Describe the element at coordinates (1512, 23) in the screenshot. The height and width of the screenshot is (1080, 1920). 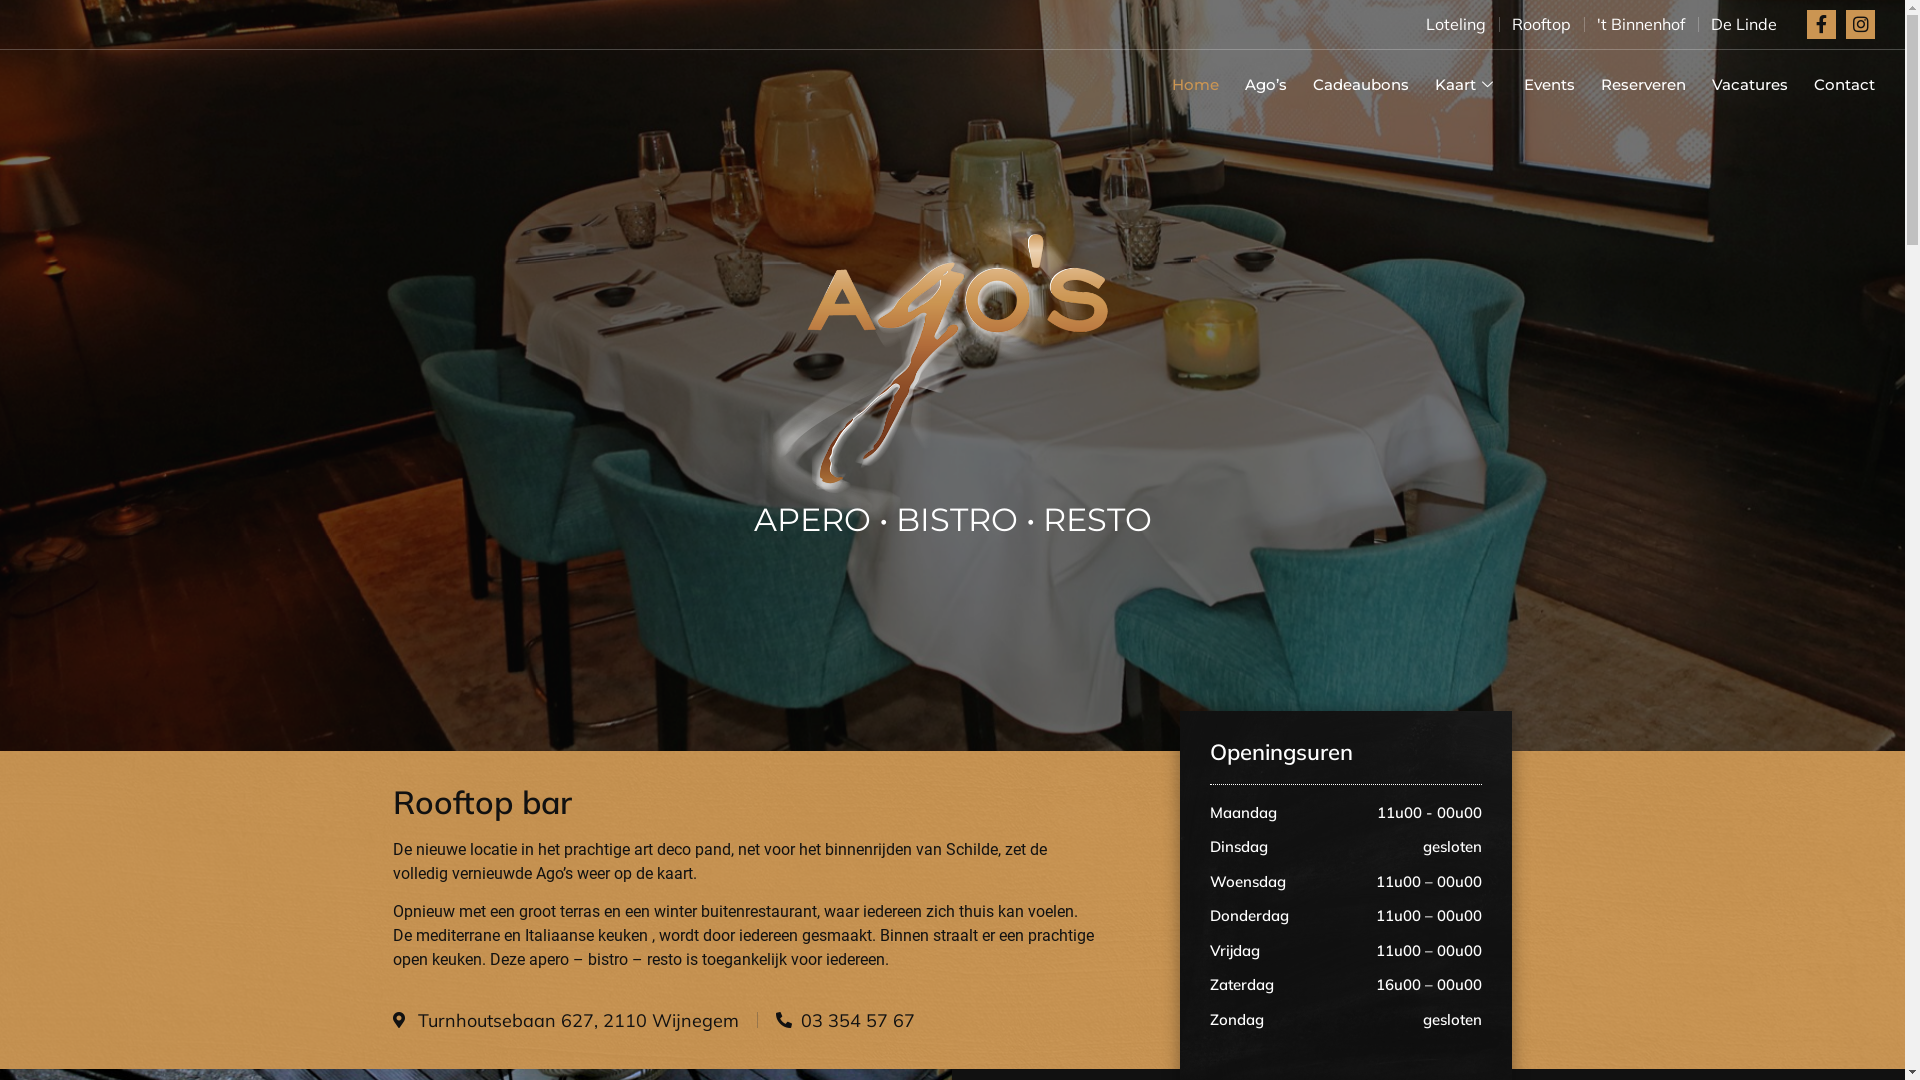
I see `'Rooftop'` at that location.